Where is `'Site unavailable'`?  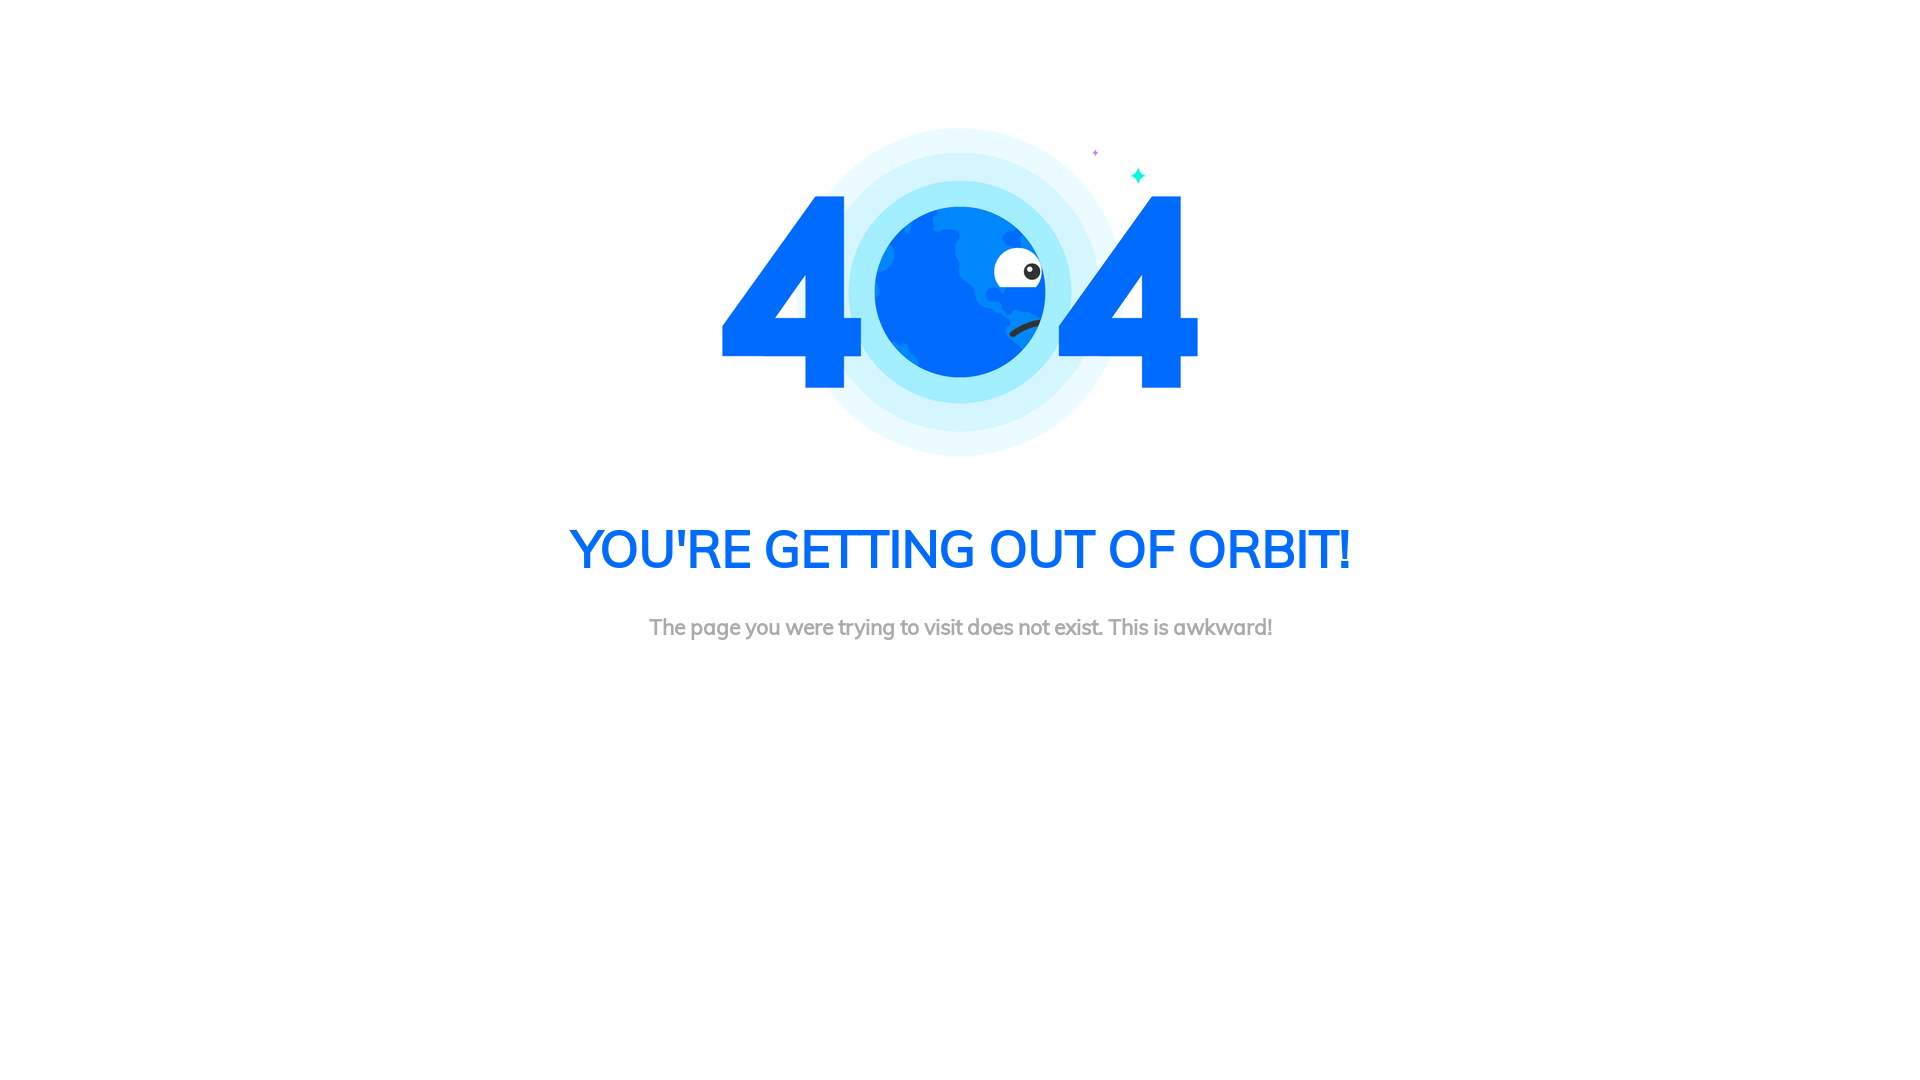 'Site unavailable' is located at coordinates (960, 292).